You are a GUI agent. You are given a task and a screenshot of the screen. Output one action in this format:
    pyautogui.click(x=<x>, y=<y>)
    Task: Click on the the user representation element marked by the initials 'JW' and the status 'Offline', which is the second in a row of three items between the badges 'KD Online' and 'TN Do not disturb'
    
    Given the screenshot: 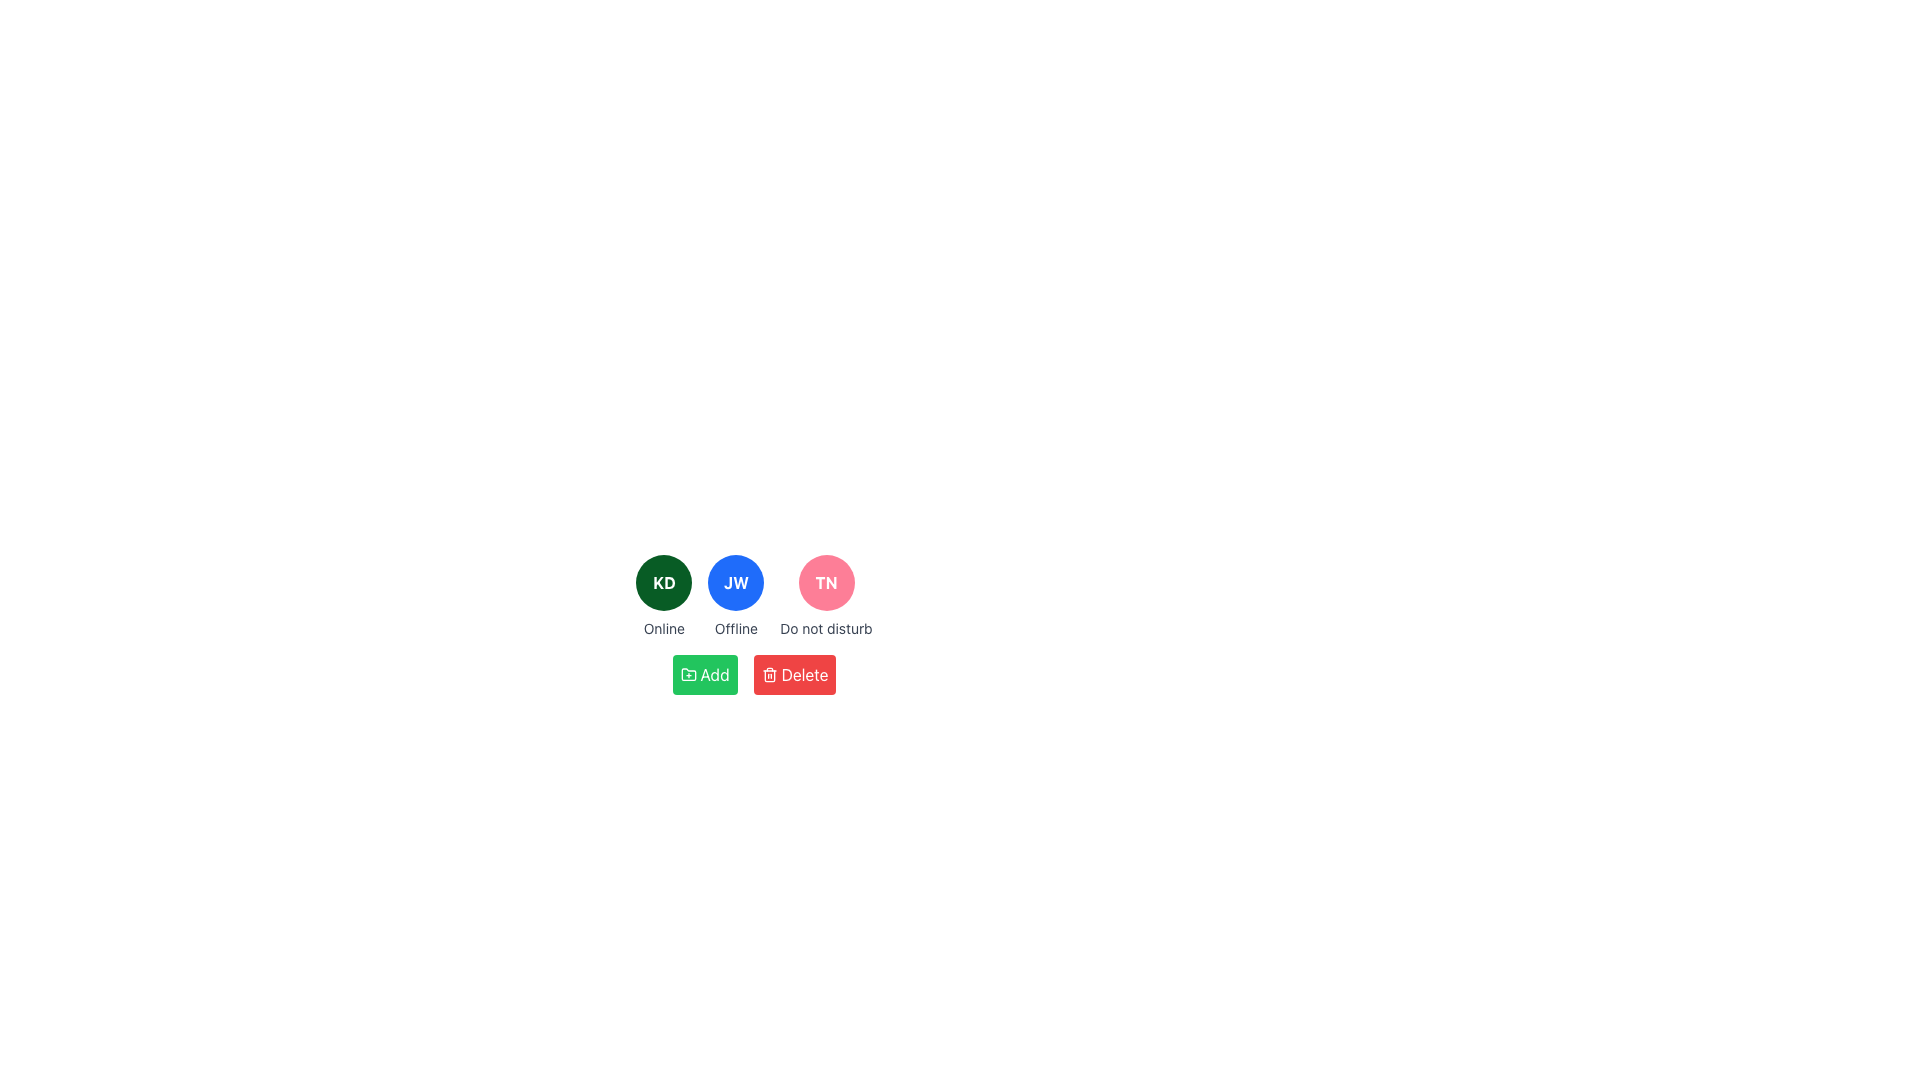 What is the action you would take?
    pyautogui.click(x=735, y=596)
    